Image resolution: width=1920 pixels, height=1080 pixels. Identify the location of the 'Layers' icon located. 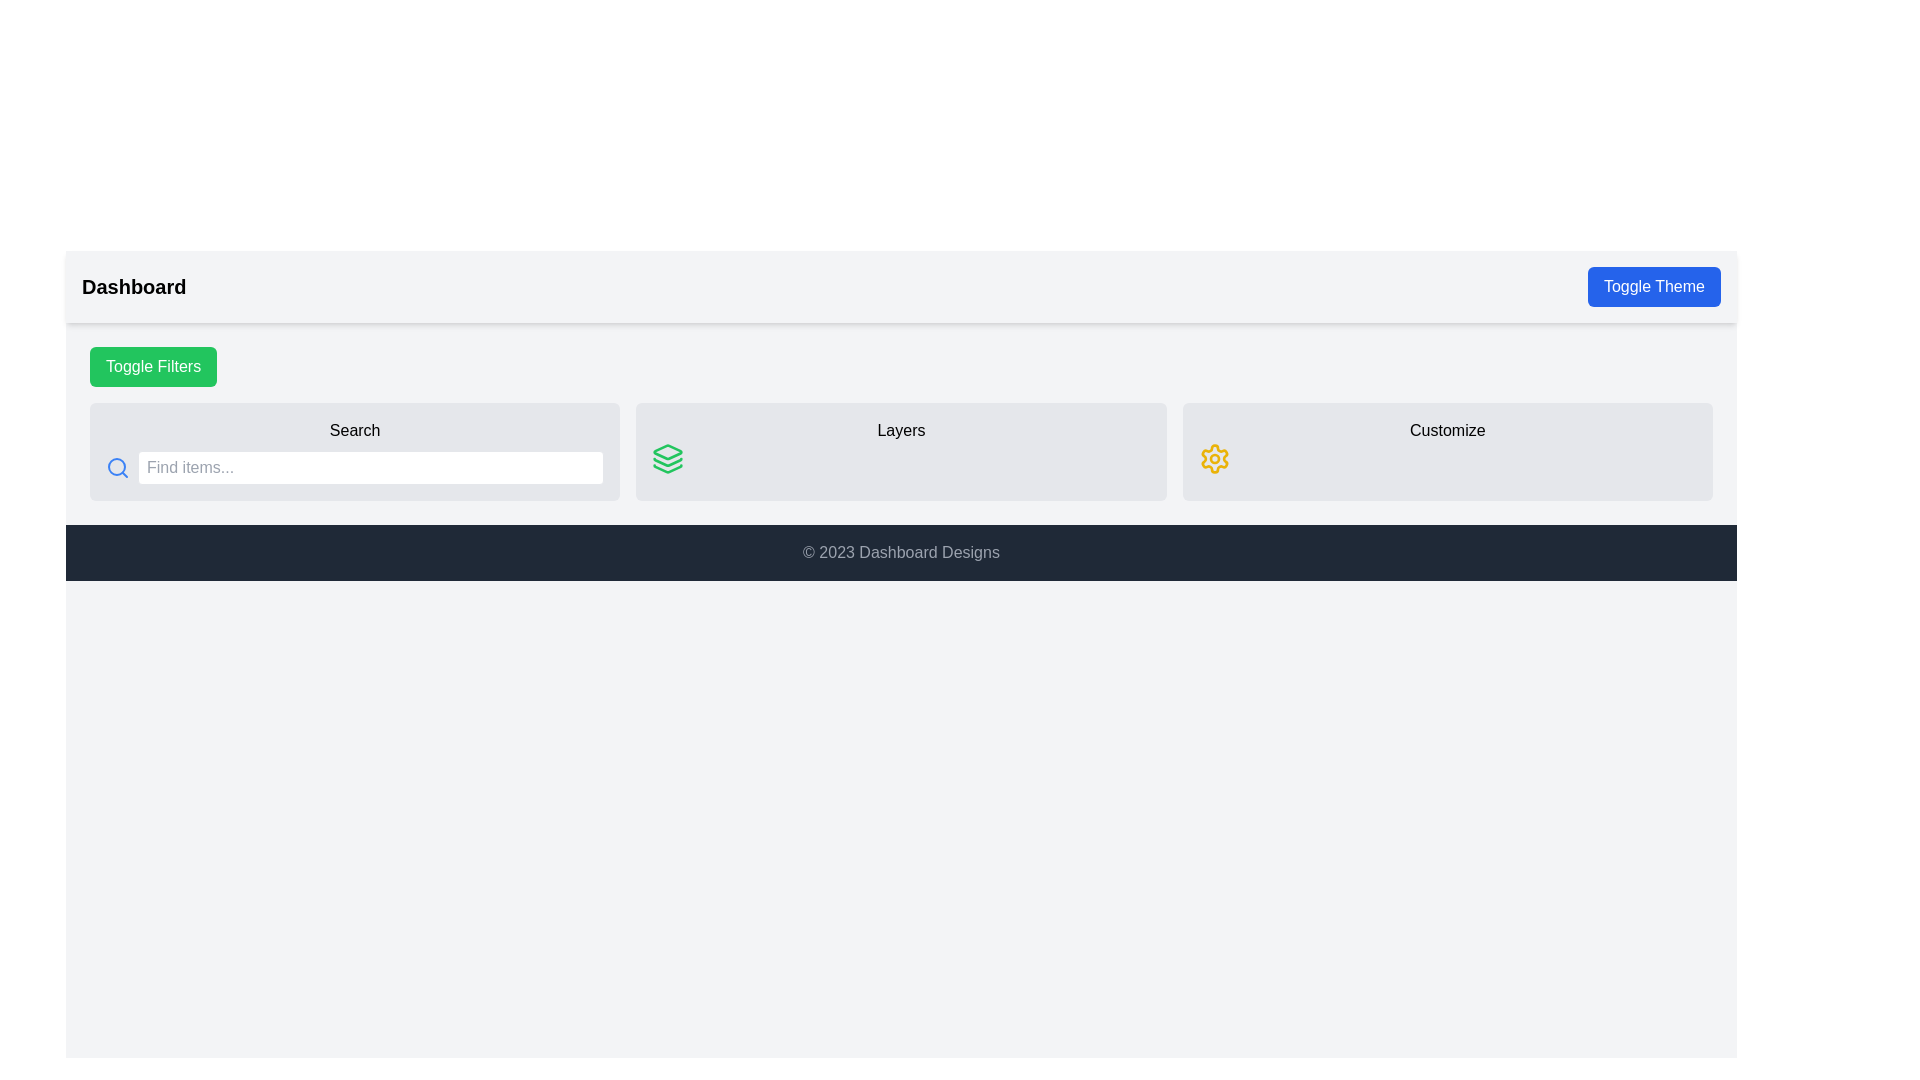
(668, 459).